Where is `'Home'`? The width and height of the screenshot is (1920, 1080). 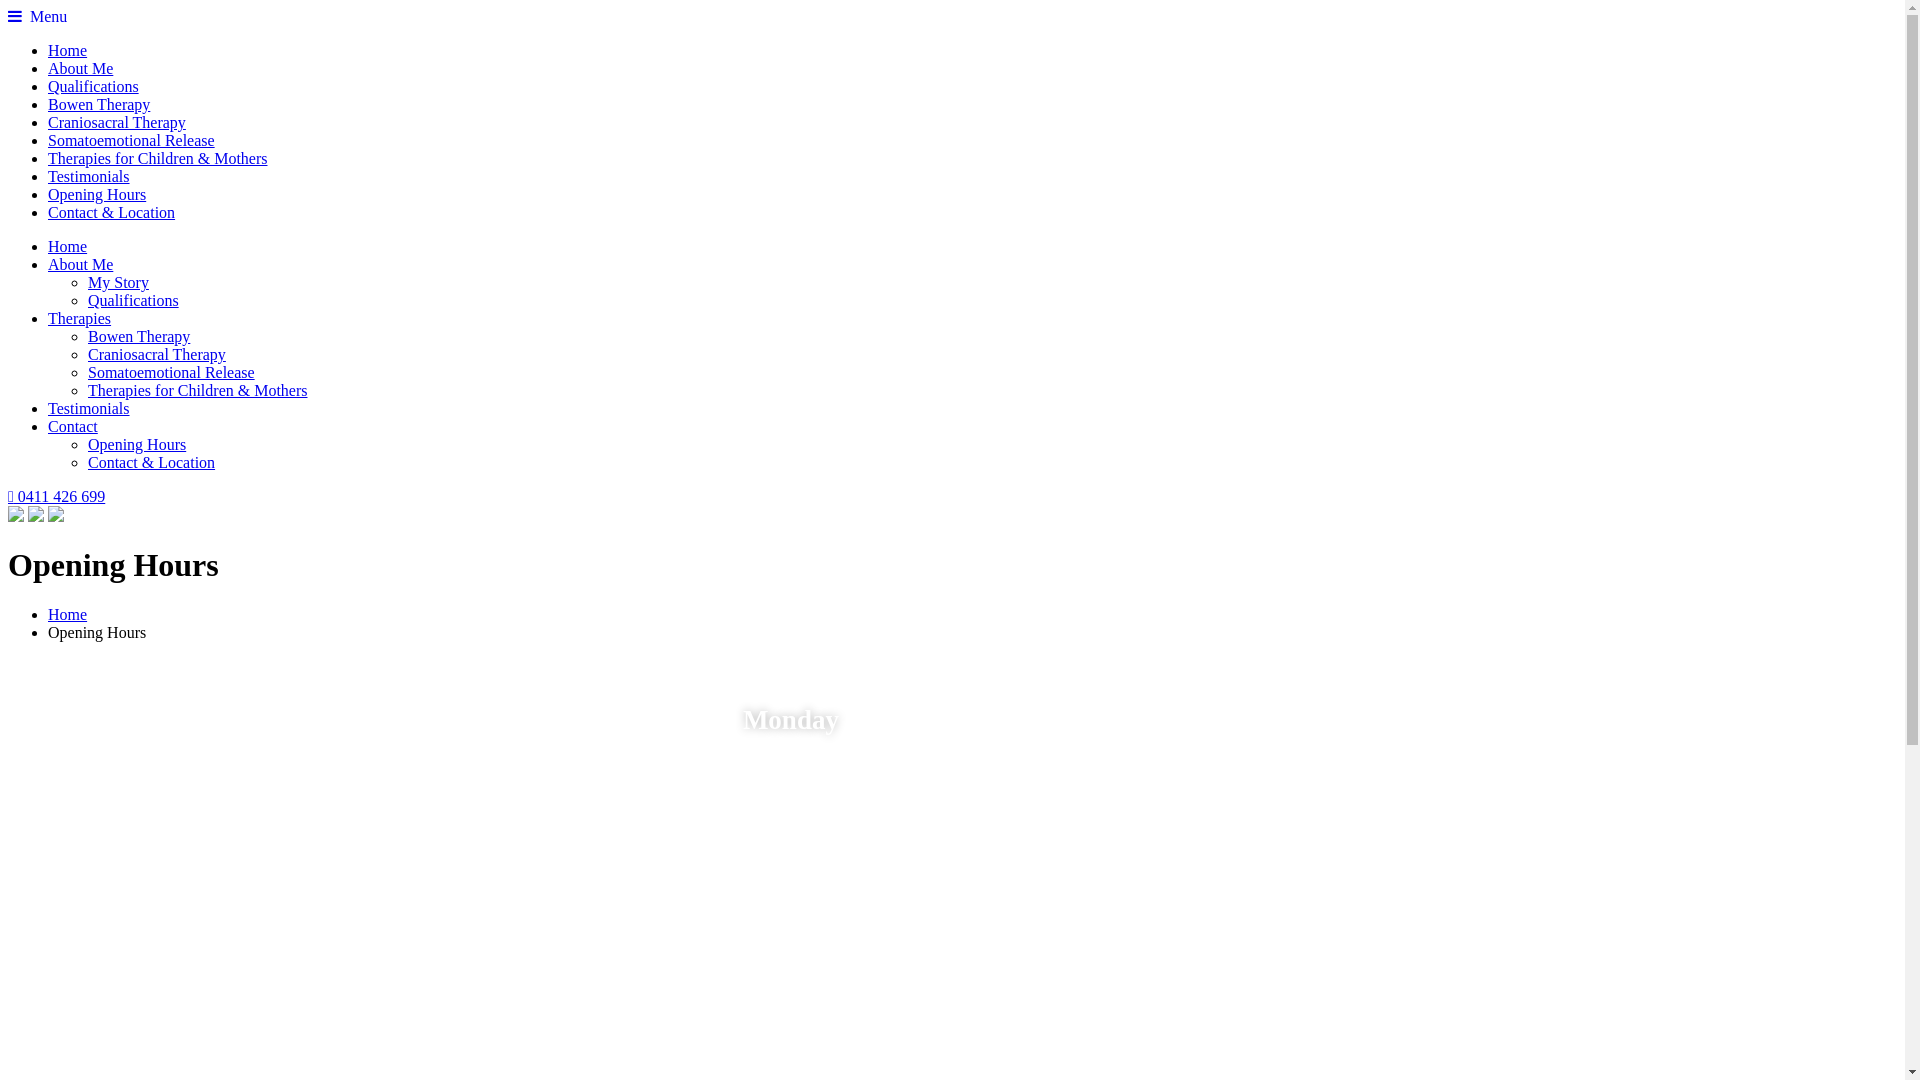
'Home' is located at coordinates (48, 245).